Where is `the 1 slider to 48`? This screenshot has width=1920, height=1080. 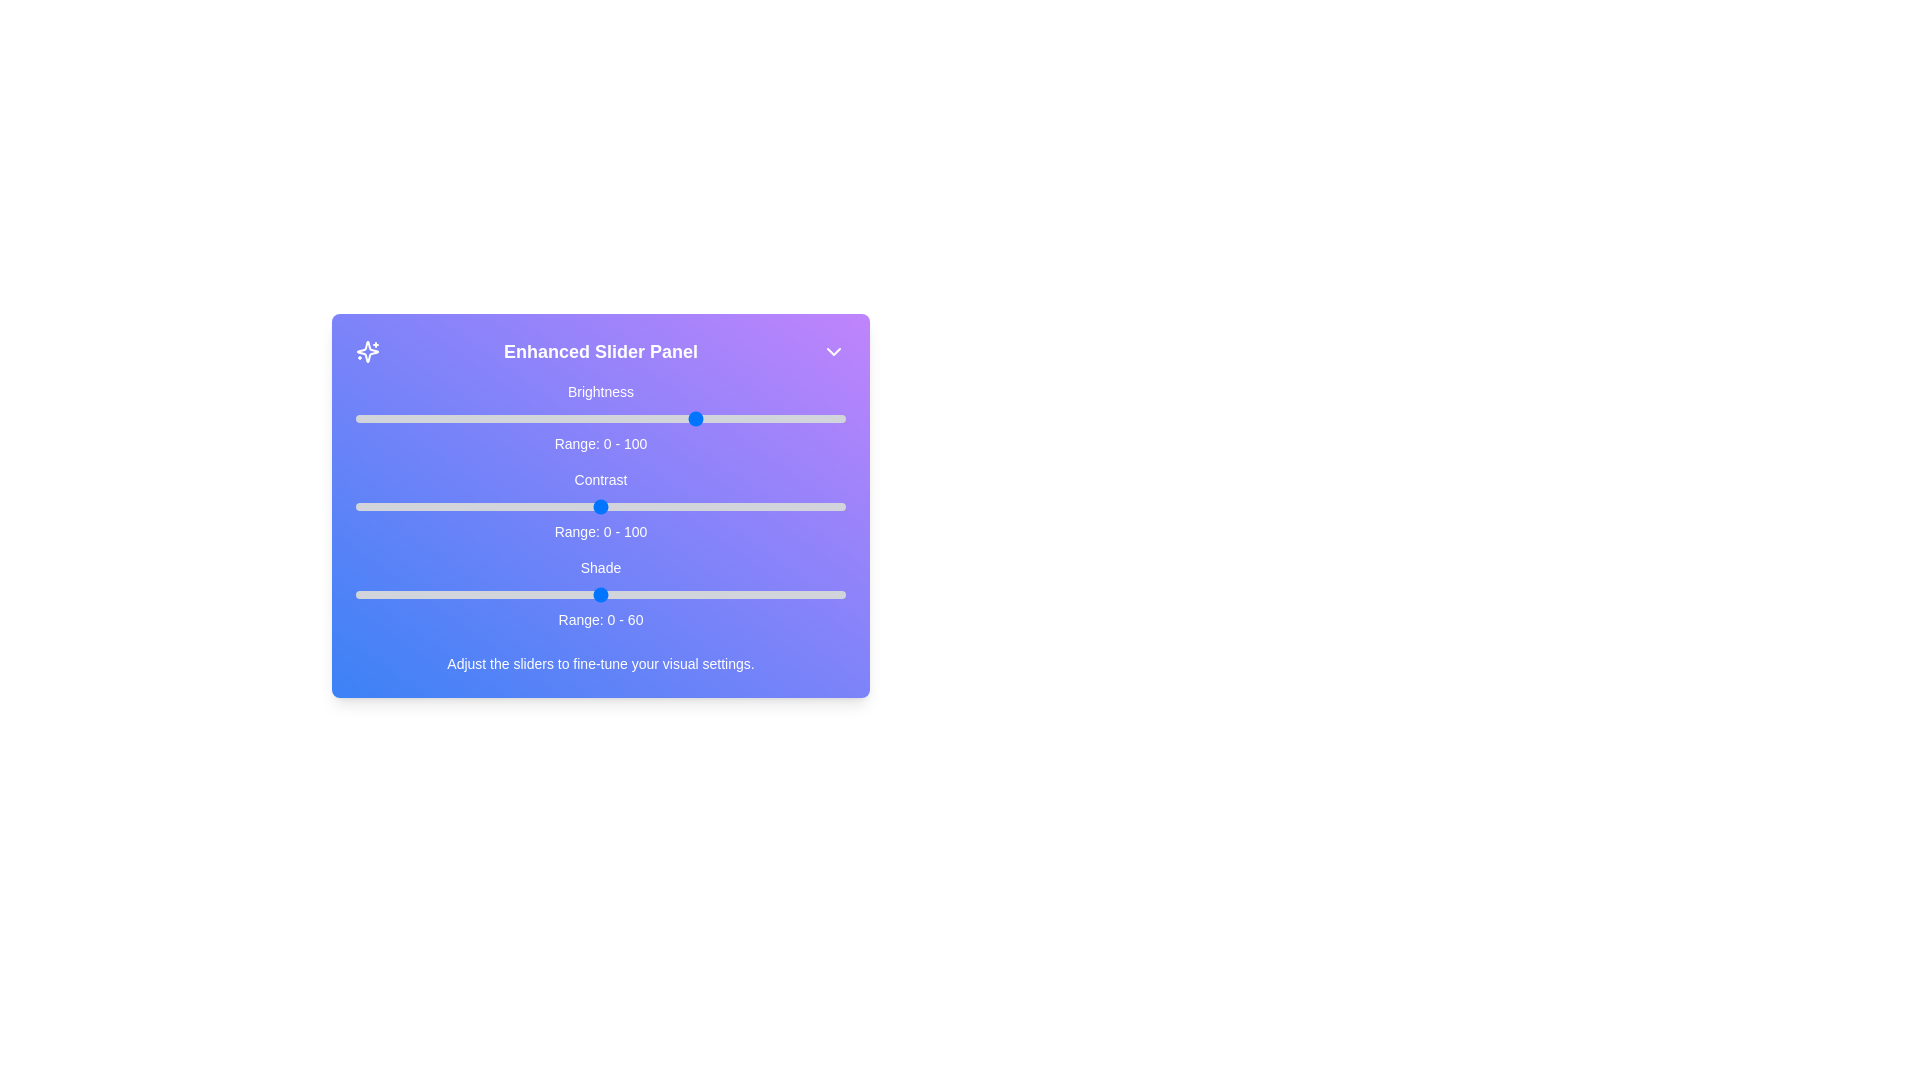 the 1 slider to 48 is located at coordinates (590, 505).